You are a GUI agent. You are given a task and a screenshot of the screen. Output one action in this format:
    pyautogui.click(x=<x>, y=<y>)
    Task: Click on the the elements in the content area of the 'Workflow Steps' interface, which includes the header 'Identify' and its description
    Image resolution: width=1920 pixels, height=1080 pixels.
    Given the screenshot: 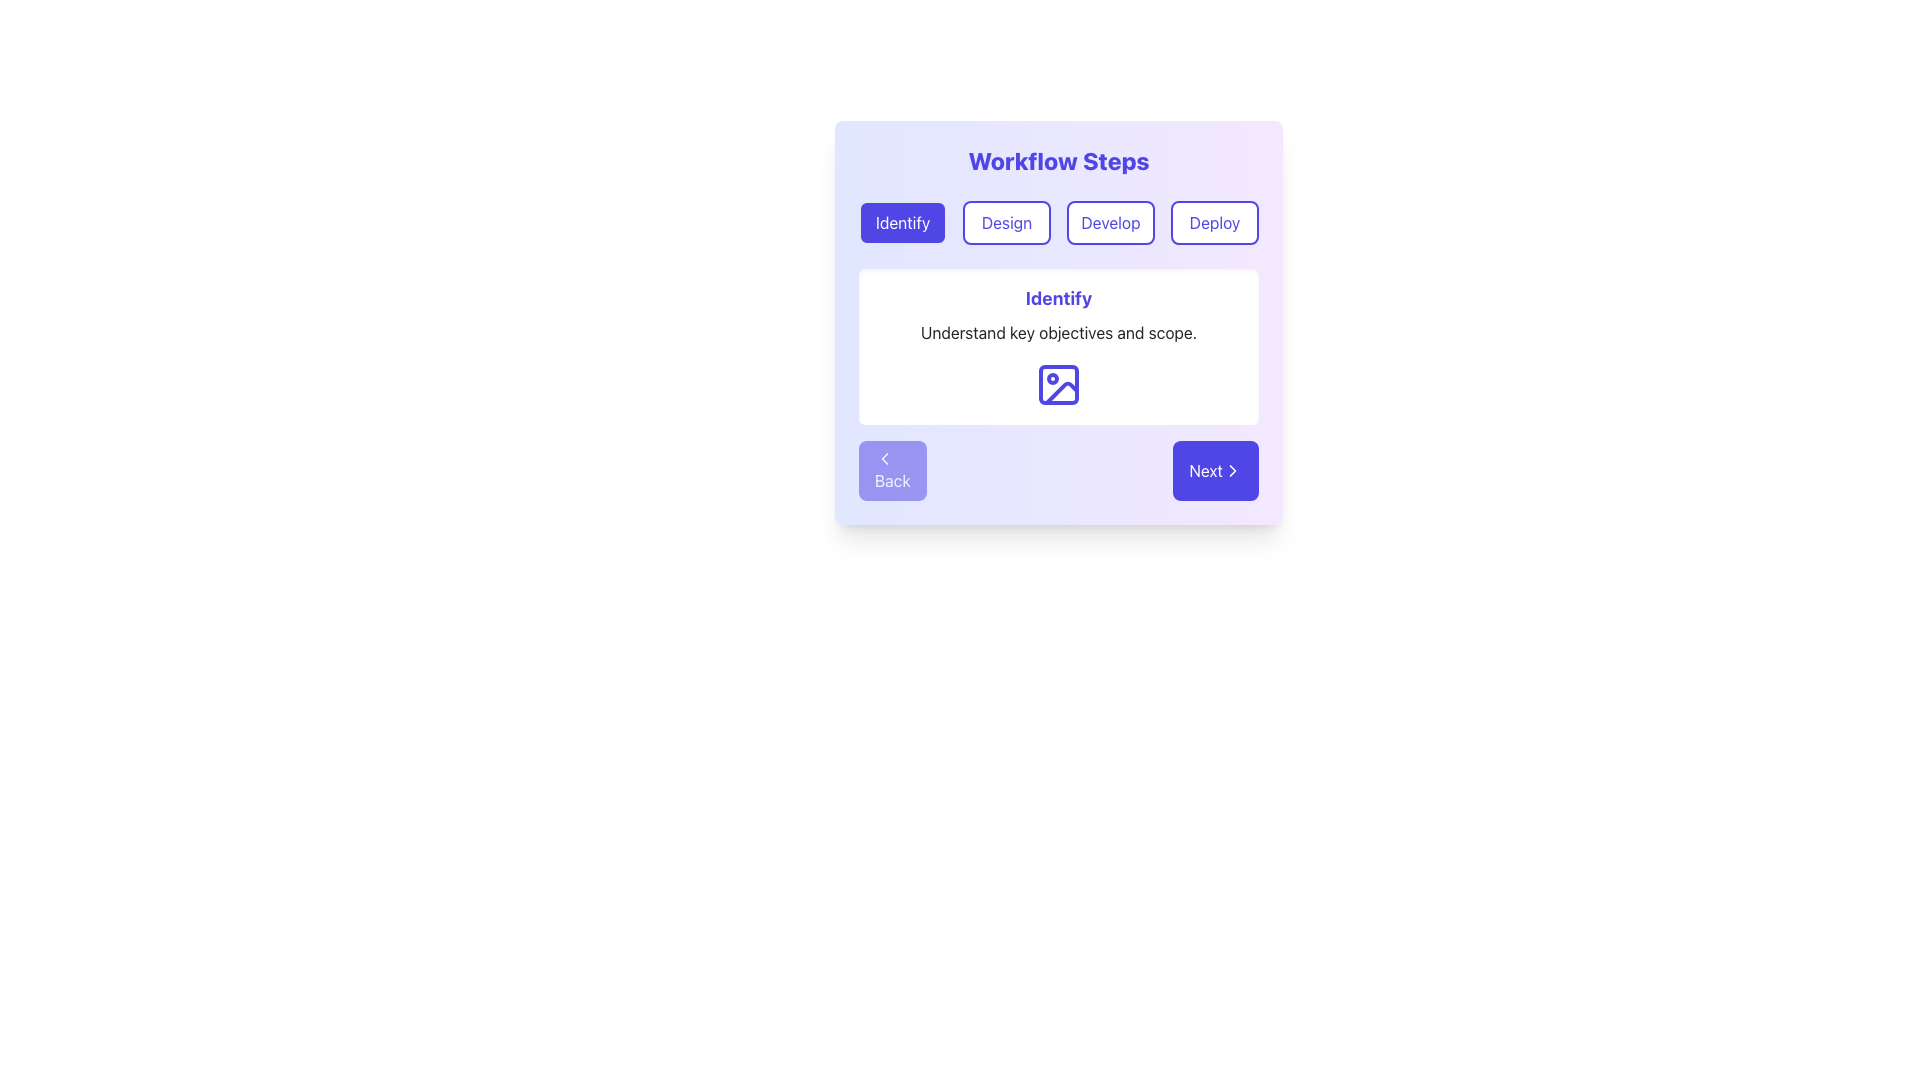 What is the action you would take?
    pyautogui.click(x=1058, y=322)
    